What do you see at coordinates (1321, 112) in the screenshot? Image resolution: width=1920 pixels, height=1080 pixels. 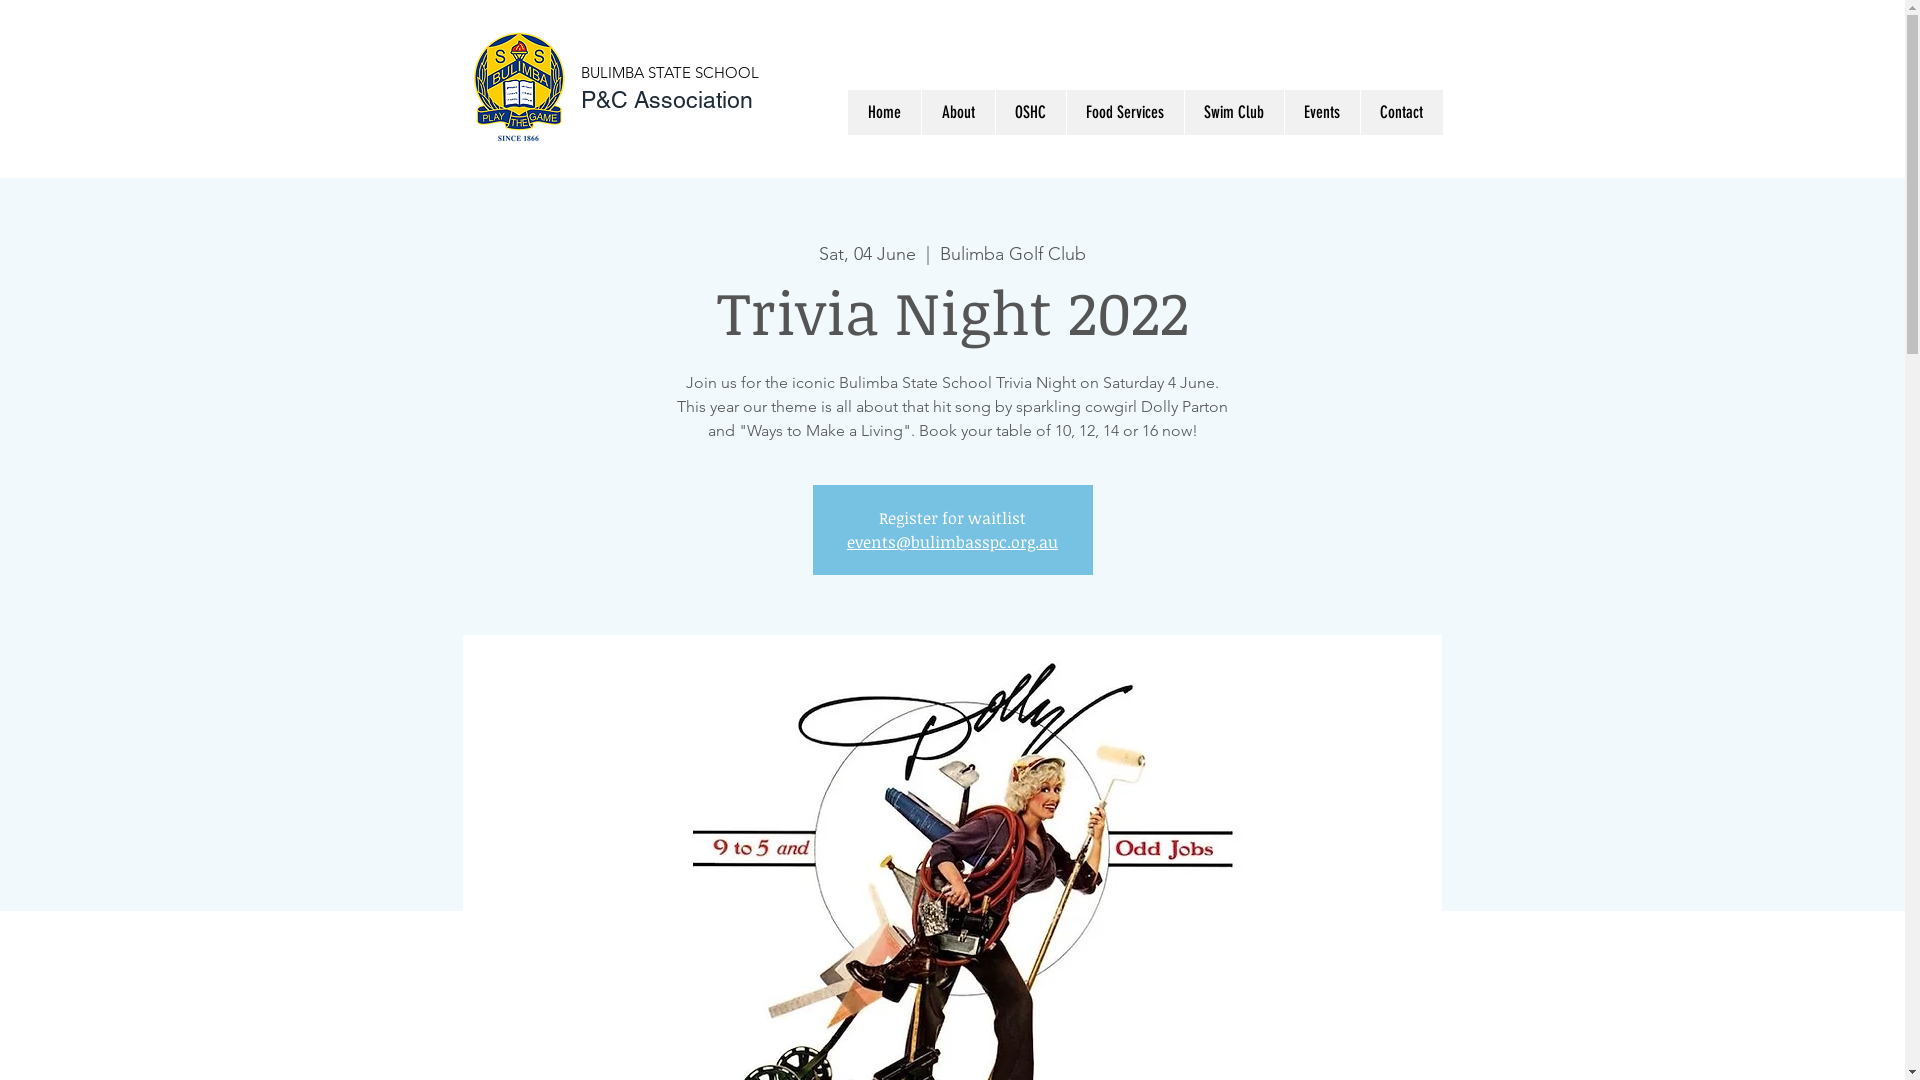 I see `'Events'` at bounding box center [1321, 112].